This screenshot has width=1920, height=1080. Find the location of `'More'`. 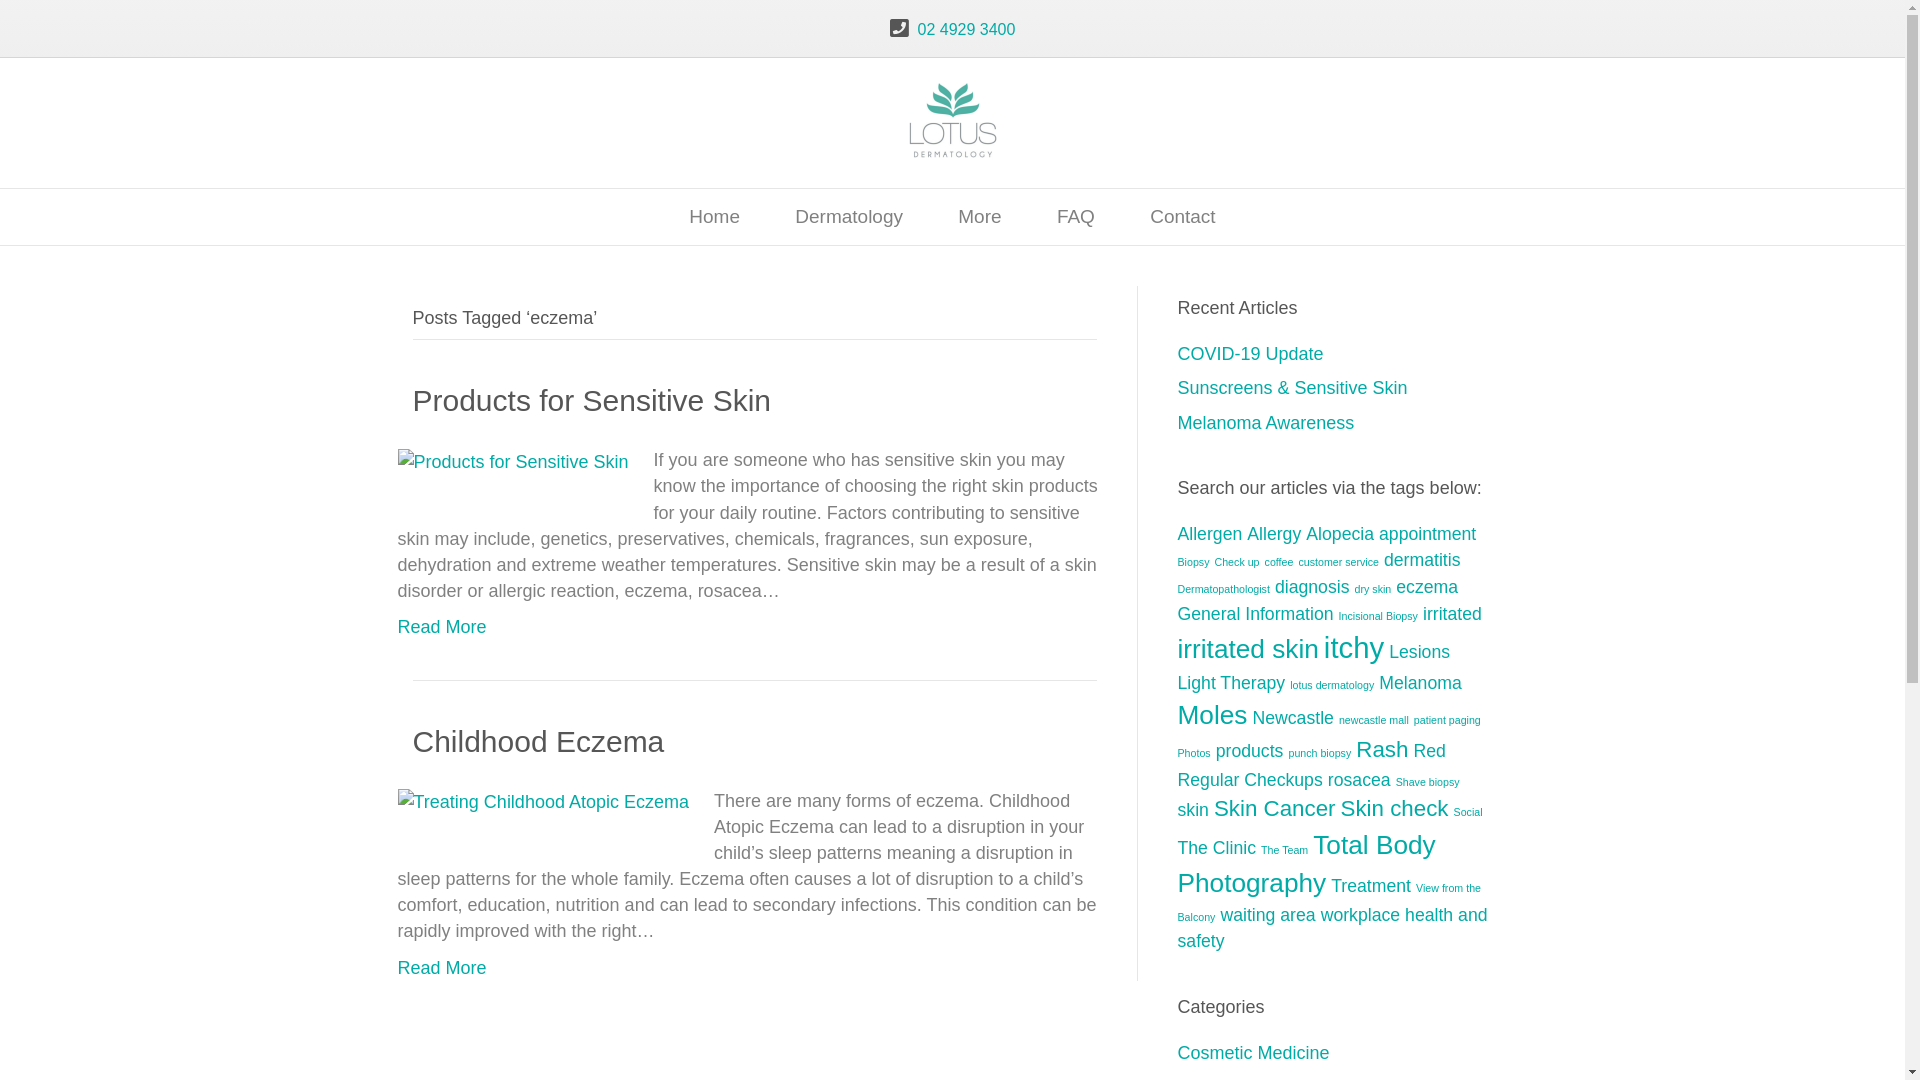

'More' is located at coordinates (979, 217).